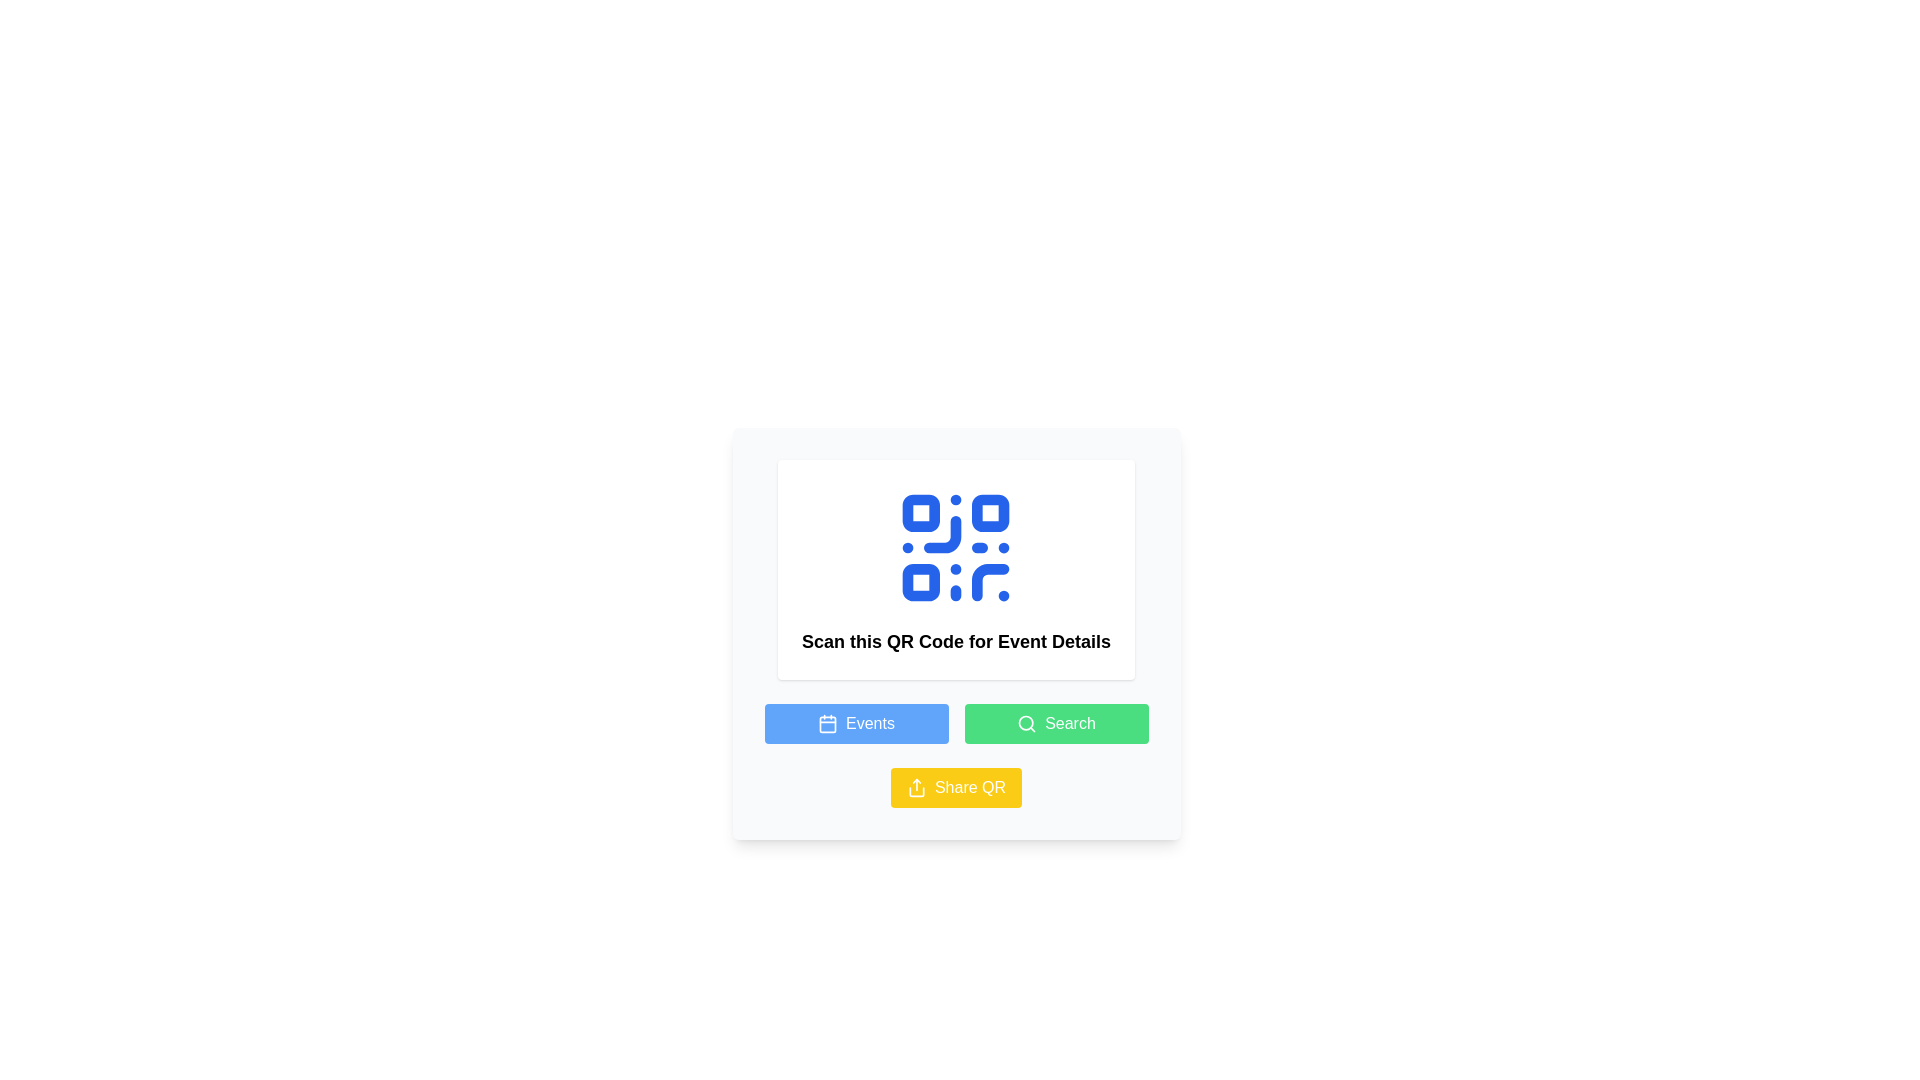  Describe the element at coordinates (991, 582) in the screenshot. I see `the small blue semi-circular line that is part of the QR code located in the bottom-right square section of the QR code symbol` at that location.